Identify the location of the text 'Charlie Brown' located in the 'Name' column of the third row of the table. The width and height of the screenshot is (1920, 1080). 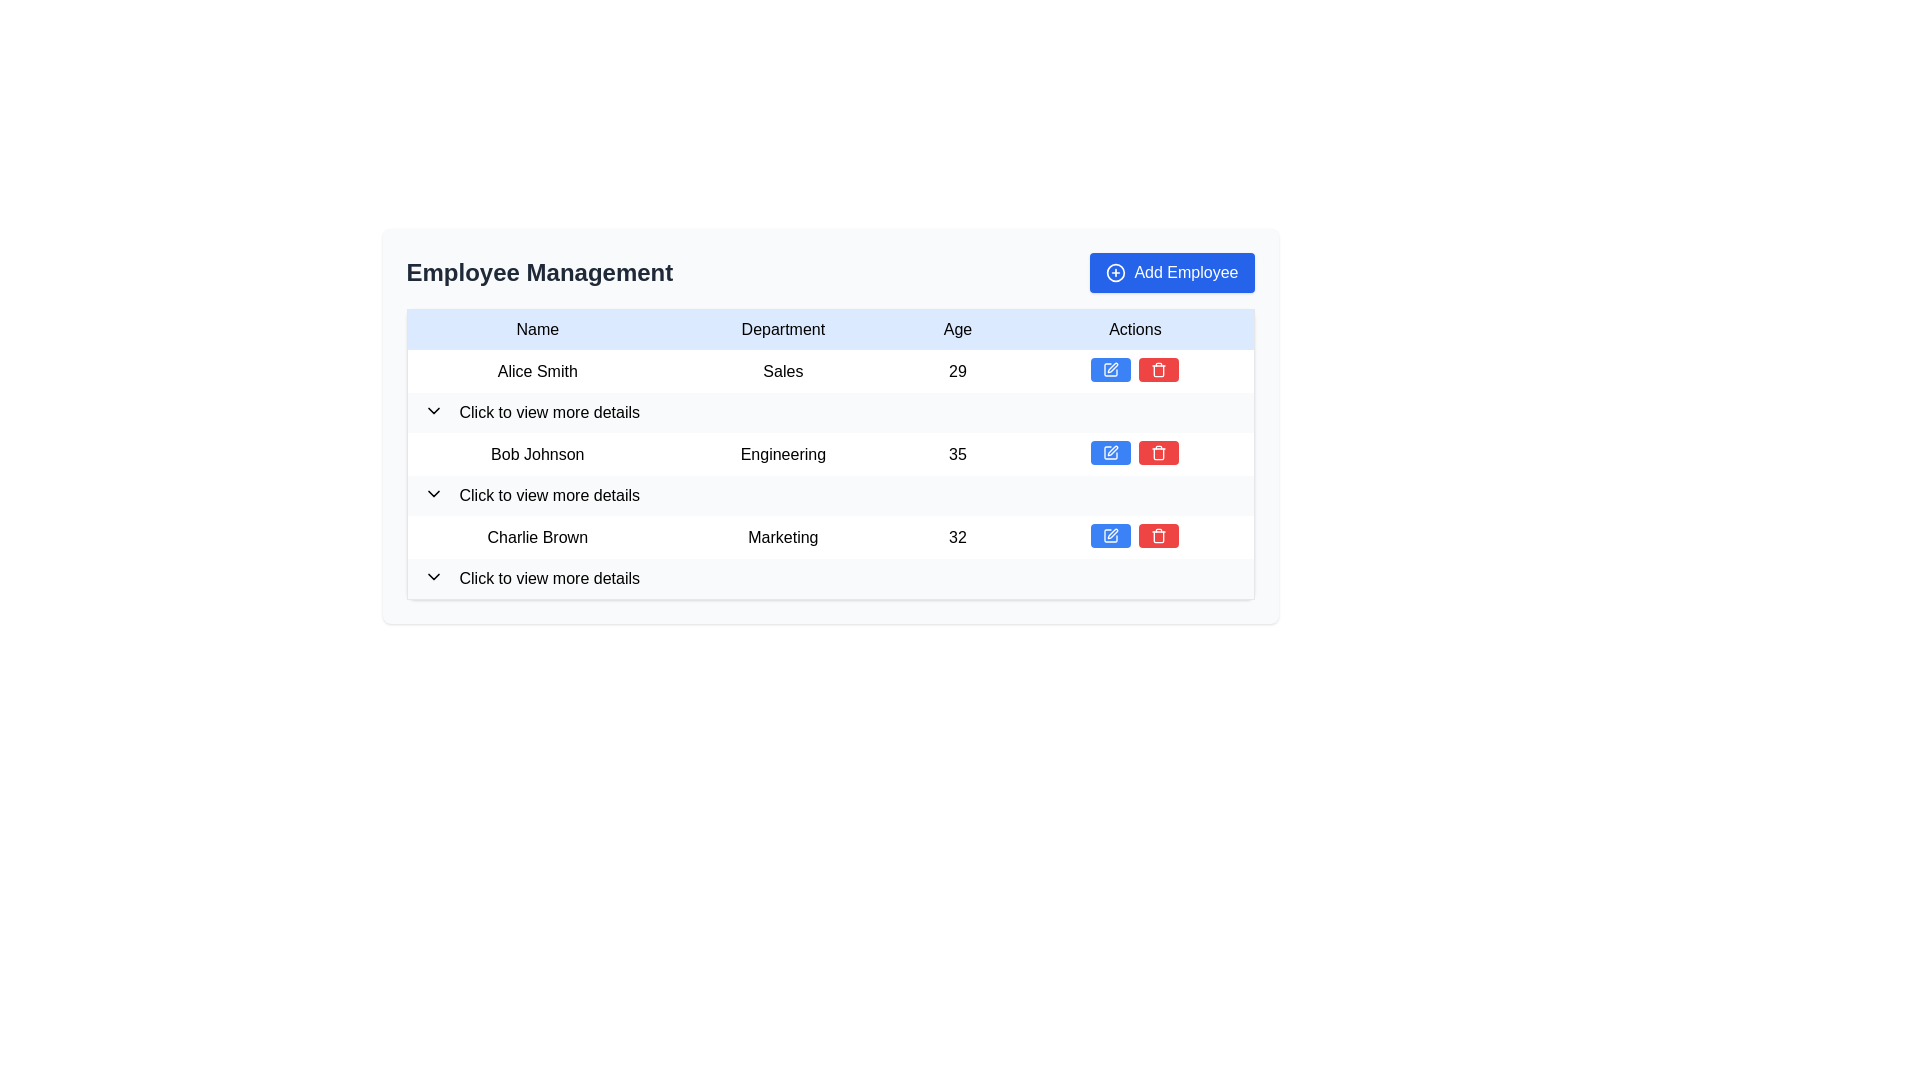
(537, 536).